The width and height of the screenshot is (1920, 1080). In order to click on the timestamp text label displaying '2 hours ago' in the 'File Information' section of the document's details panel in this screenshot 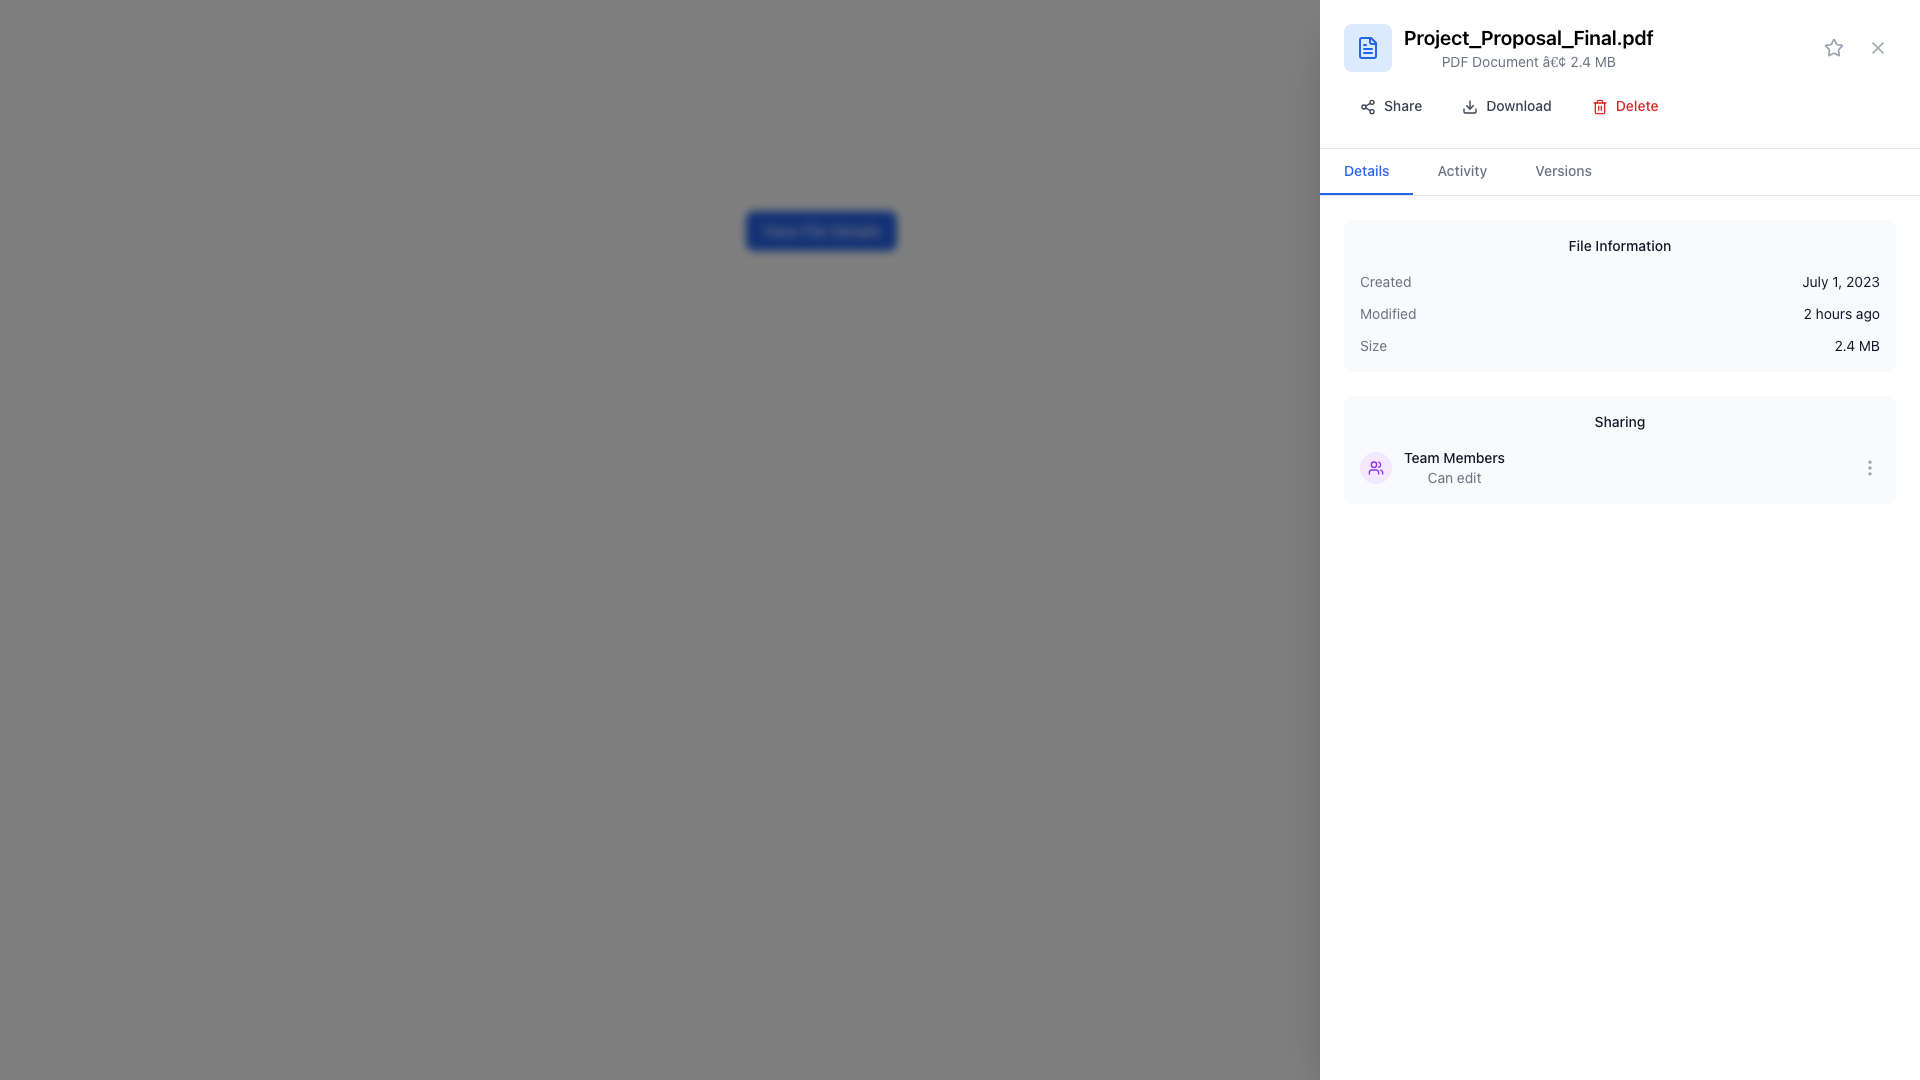, I will do `click(1840, 313)`.